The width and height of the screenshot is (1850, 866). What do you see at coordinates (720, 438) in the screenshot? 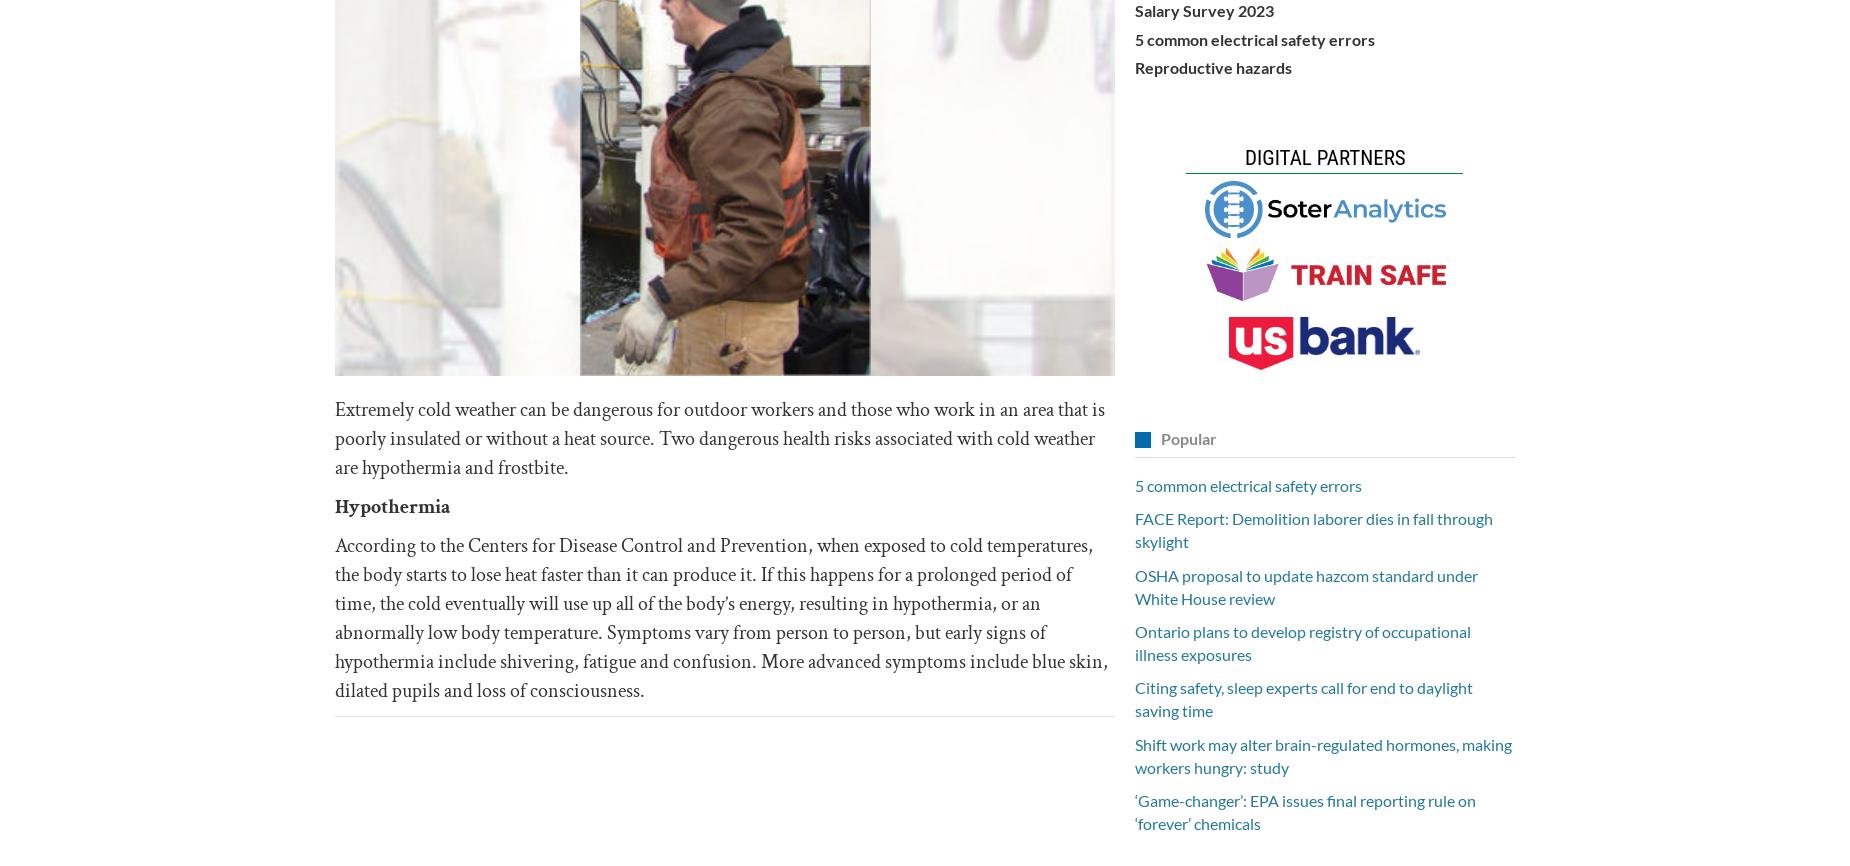
I see `'Extremely cold weather can be dangerous for outdoor workers and those who work in an area that is poorly insulated or without a heat source. Two dangerous health risks associated with cold weather are hypothermia and frostbite.'` at bounding box center [720, 438].